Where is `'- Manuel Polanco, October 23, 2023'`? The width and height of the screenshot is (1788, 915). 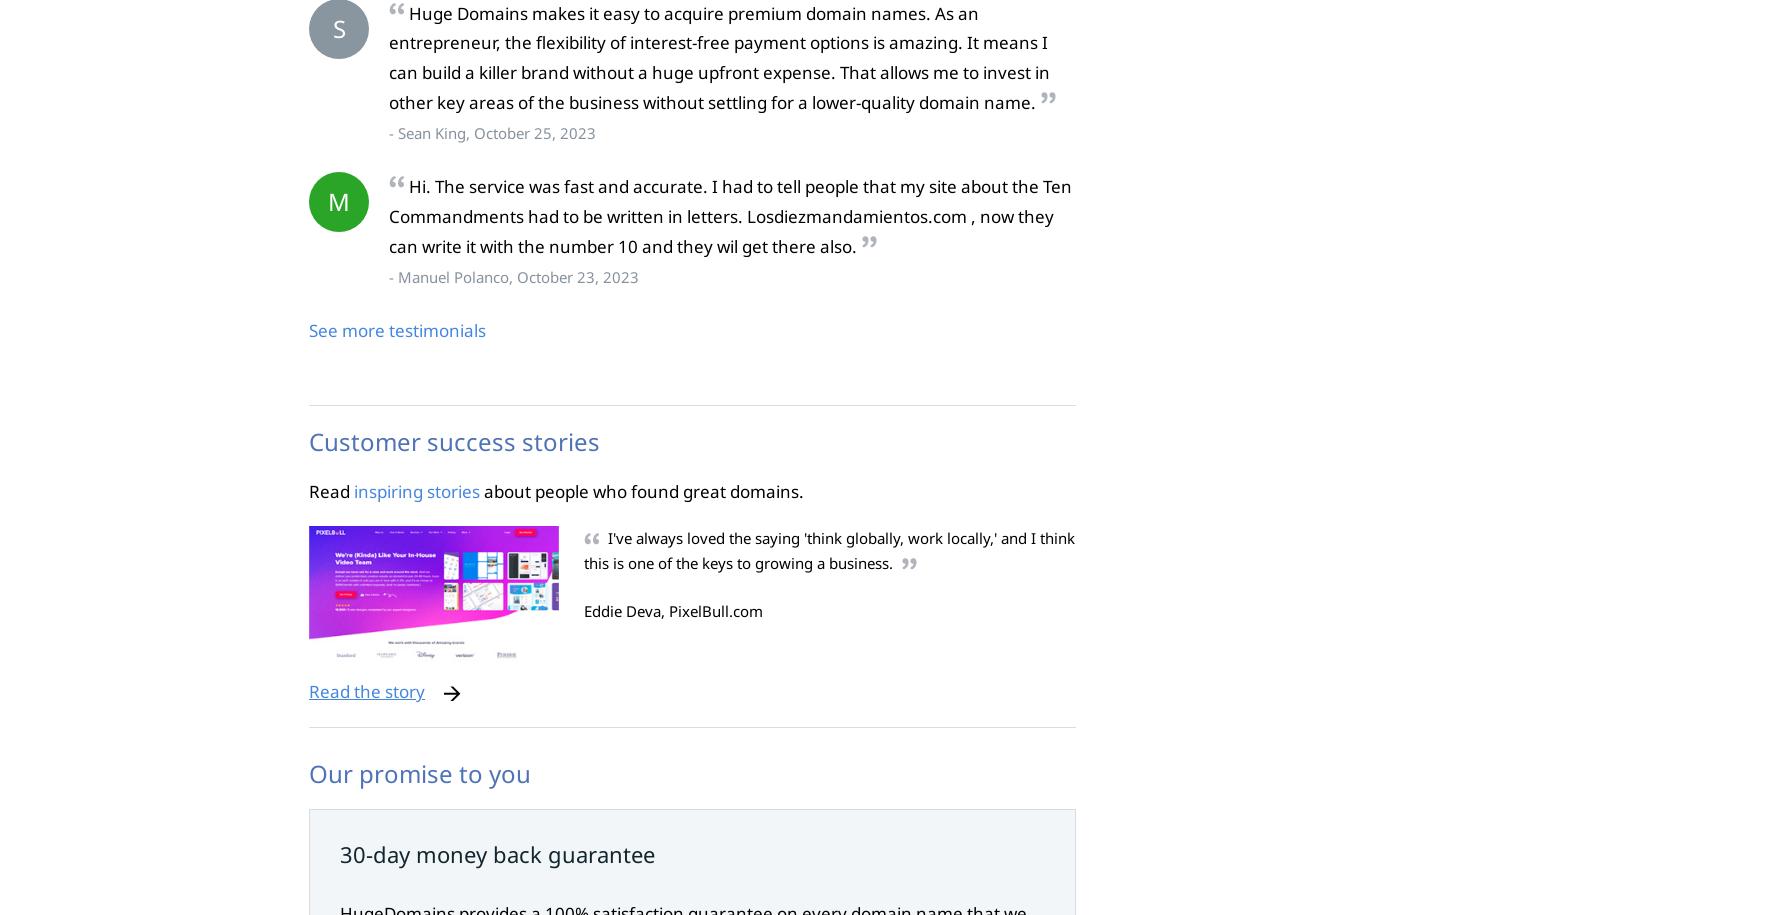 '- Manuel Polanco, October 23, 2023' is located at coordinates (514, 274).